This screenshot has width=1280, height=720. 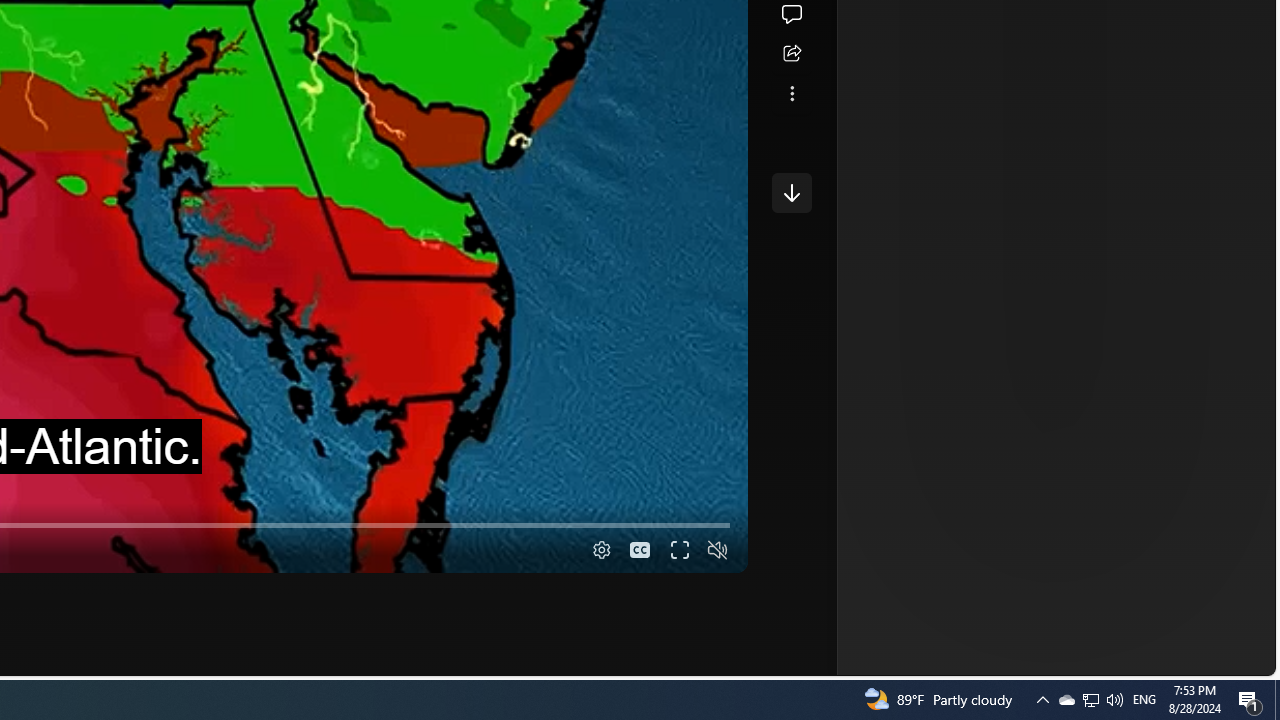 What do you see at coordinates (680, 550) in the screenshot?
I see `'Fullscreen'` at bounding box center [680, 550].